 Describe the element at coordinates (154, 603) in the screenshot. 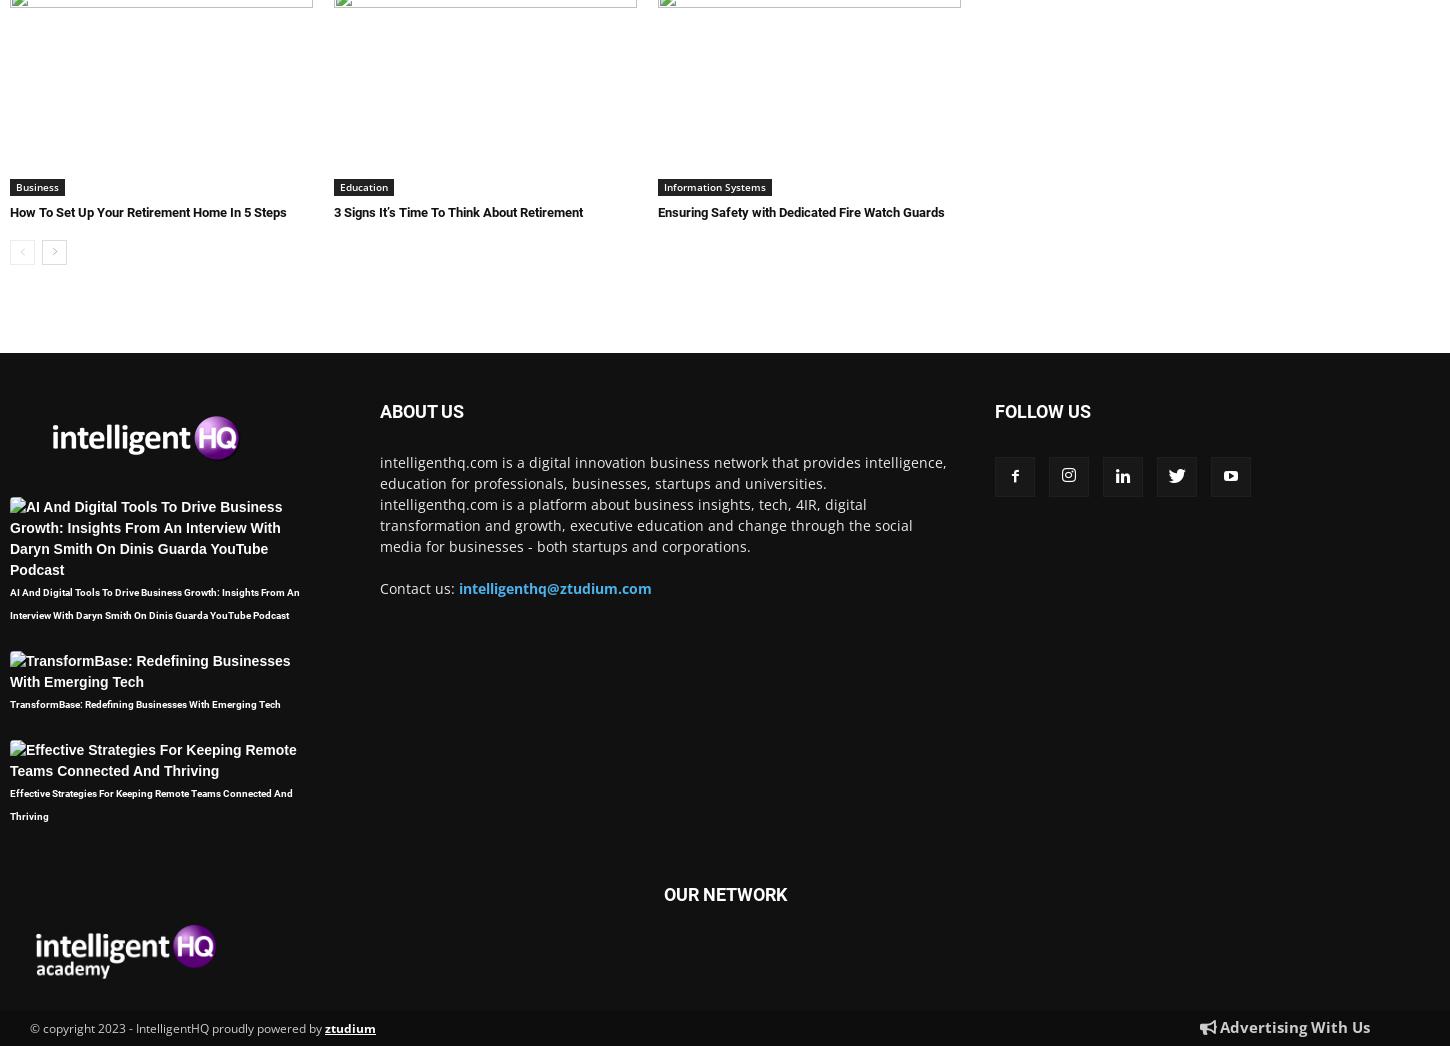

I see `'AI And Digital Tools To Drive Business Growth: Insights From An Interview With Daryn Smith On Dinis Guarda YouTube Podcast'` at that location.